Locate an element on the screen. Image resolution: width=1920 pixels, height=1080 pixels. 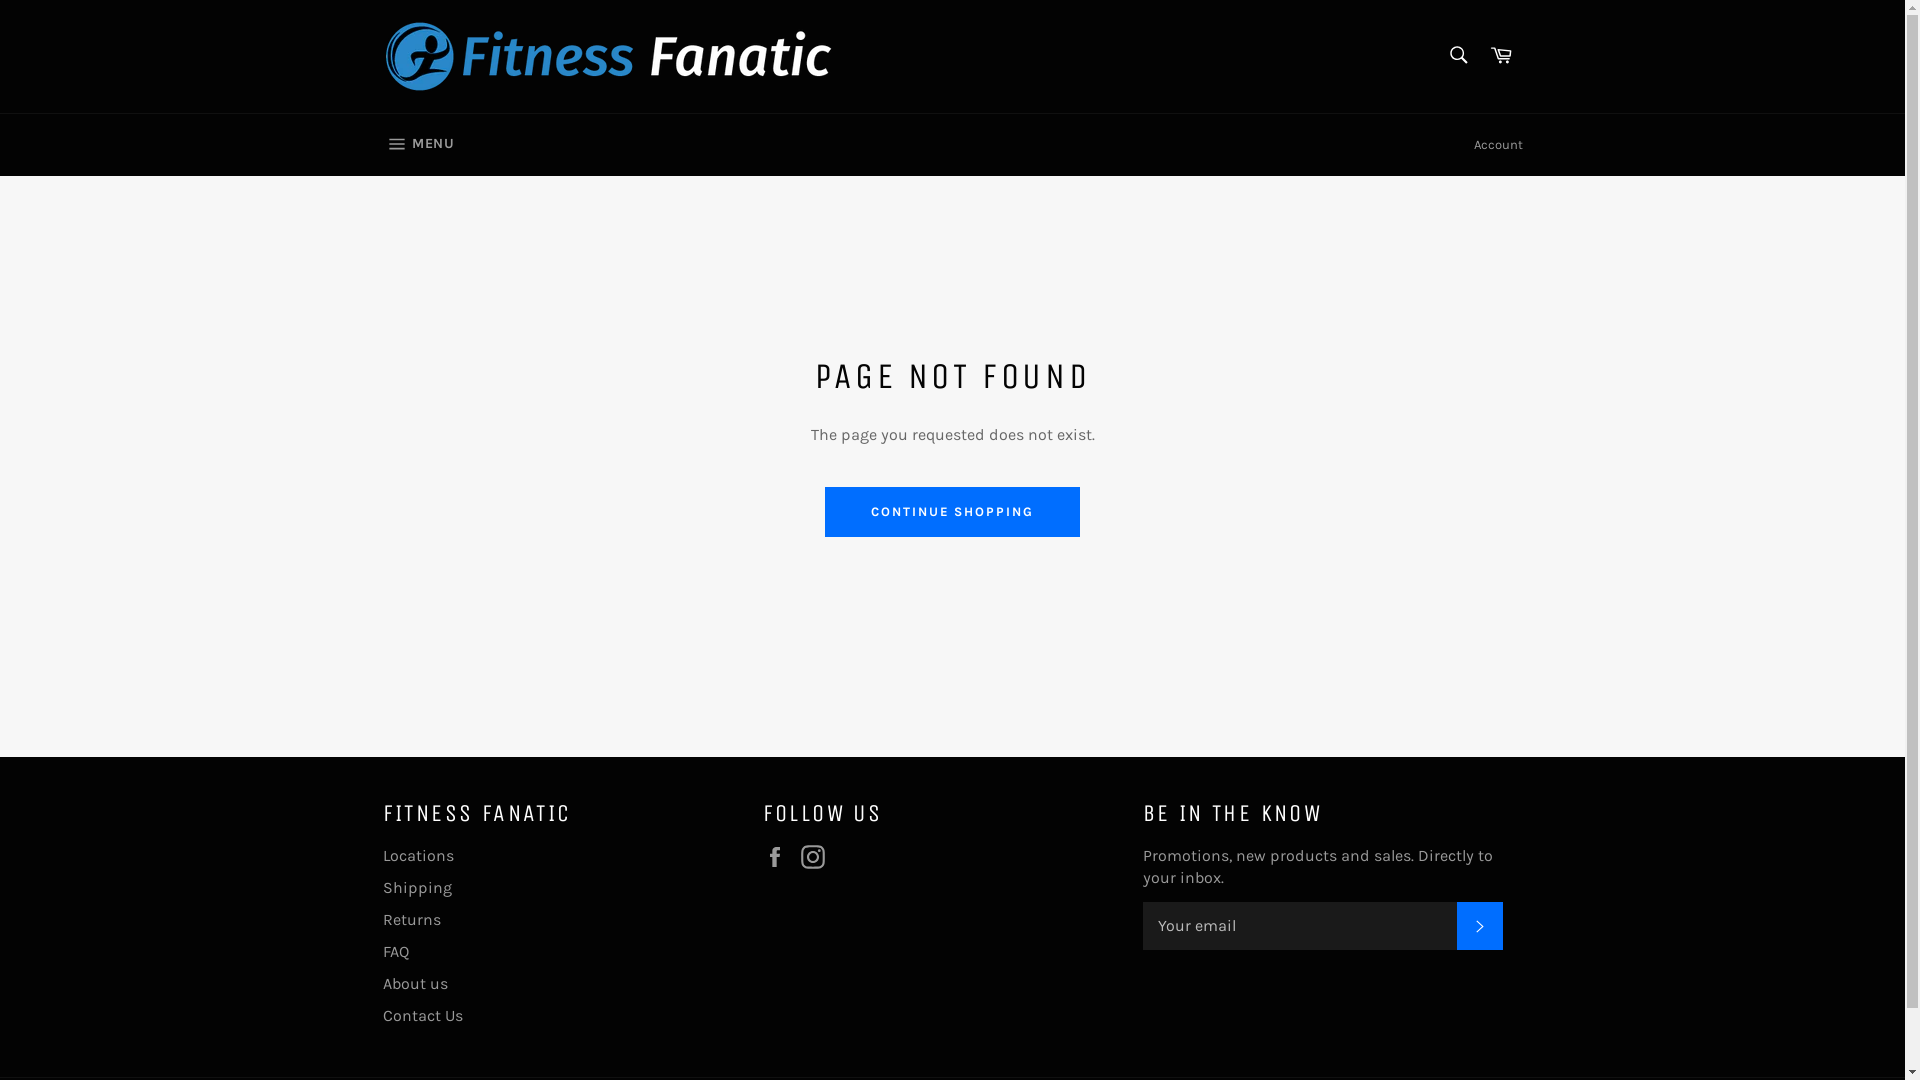
'Account' is located at coordinates (1498, 144).